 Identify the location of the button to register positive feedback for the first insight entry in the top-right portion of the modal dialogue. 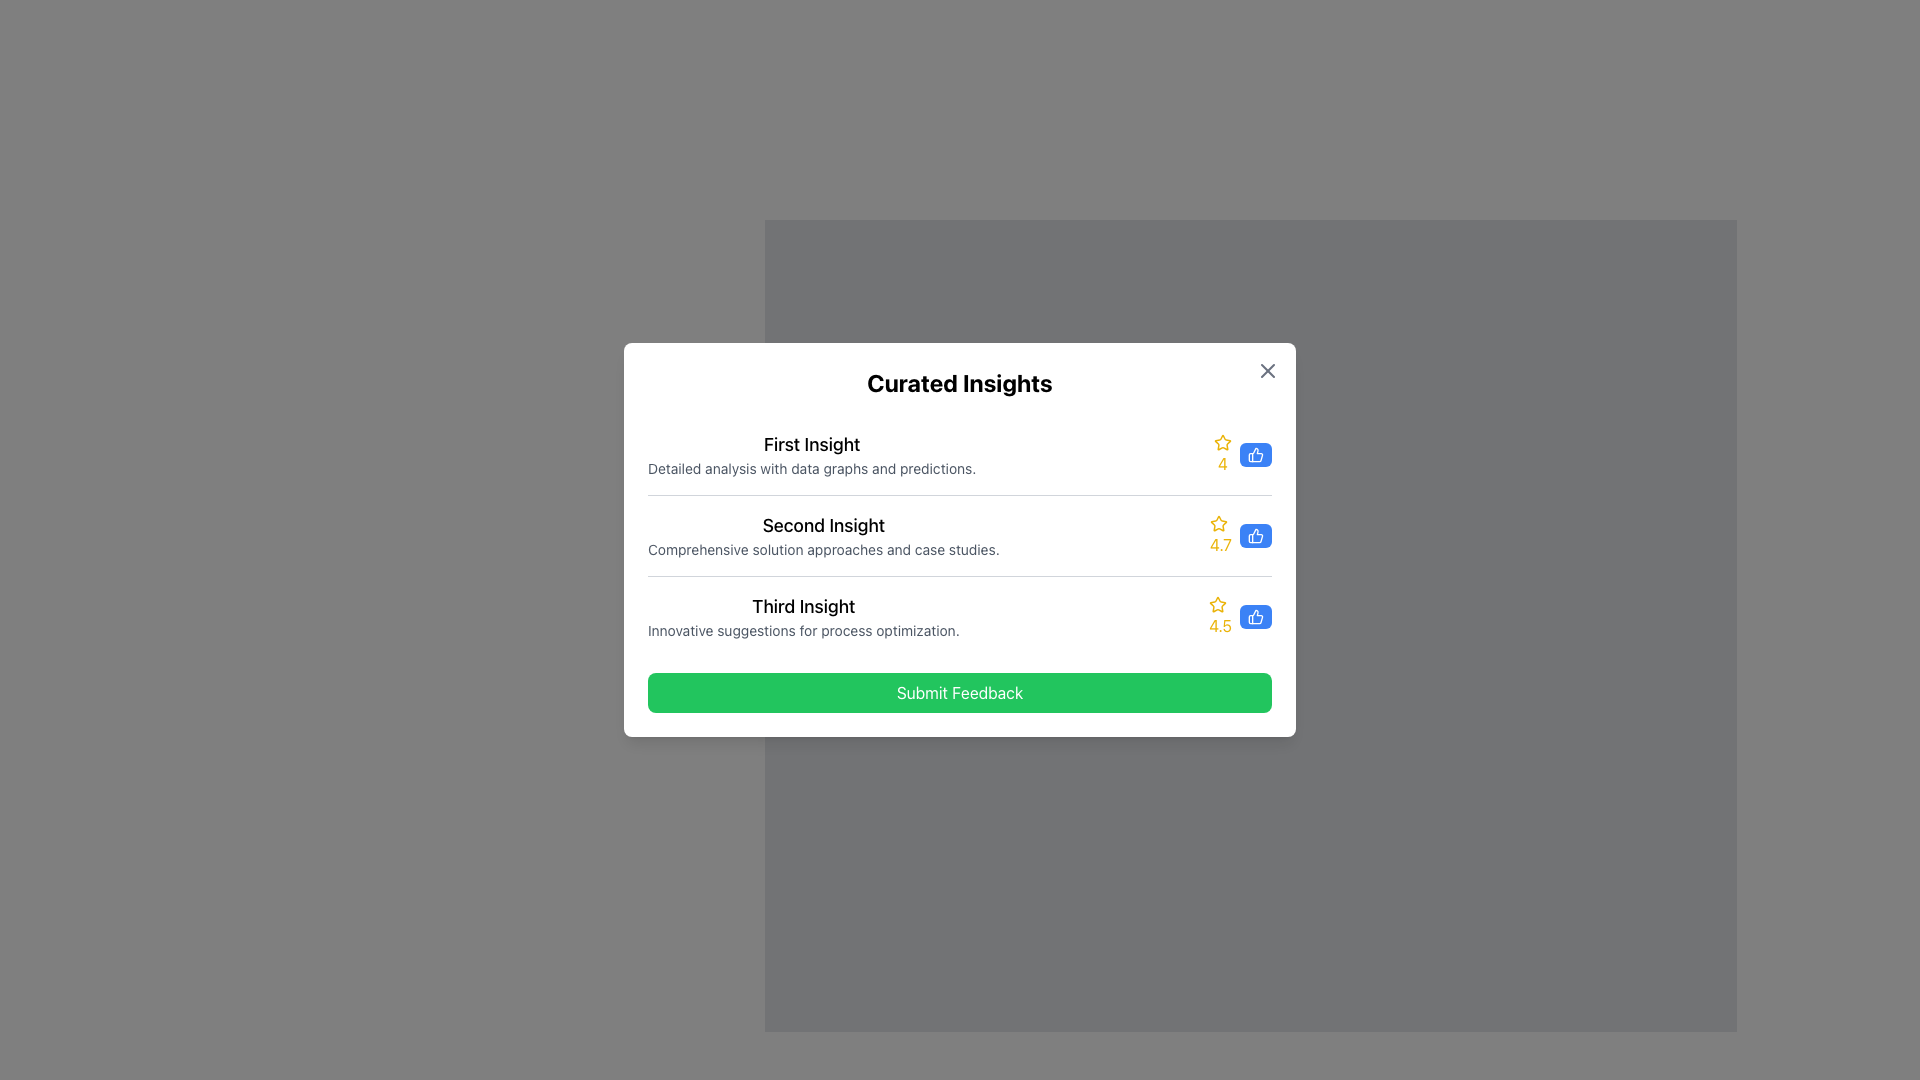
(1242, 455).